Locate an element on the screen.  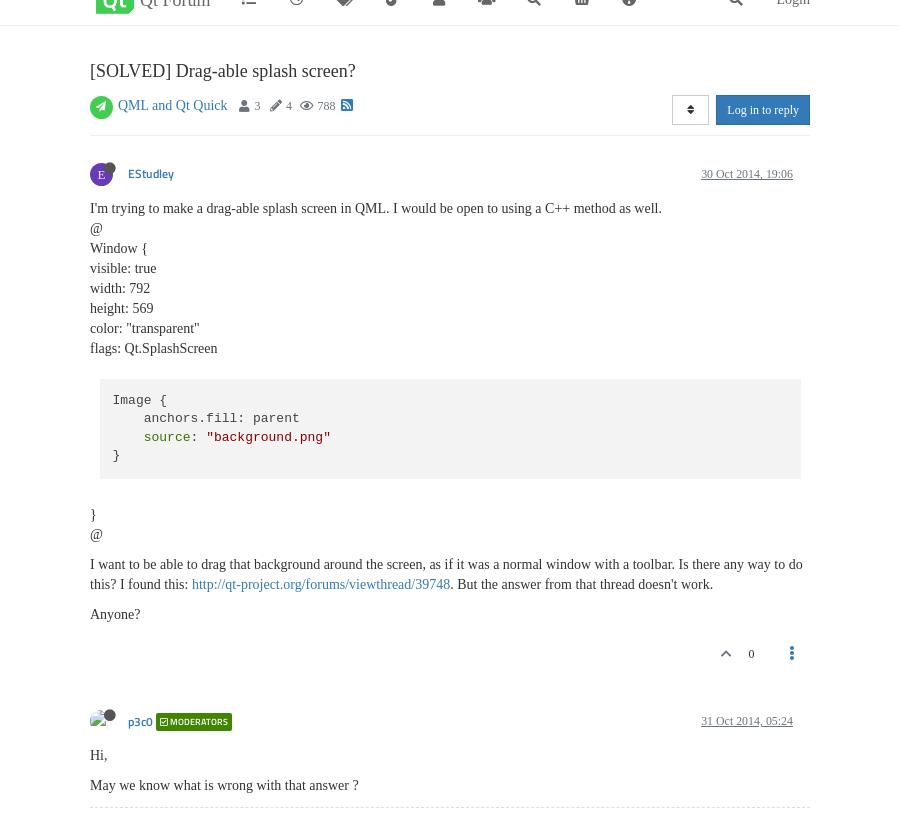
'height: 569' is located at coordinates (121, 308).